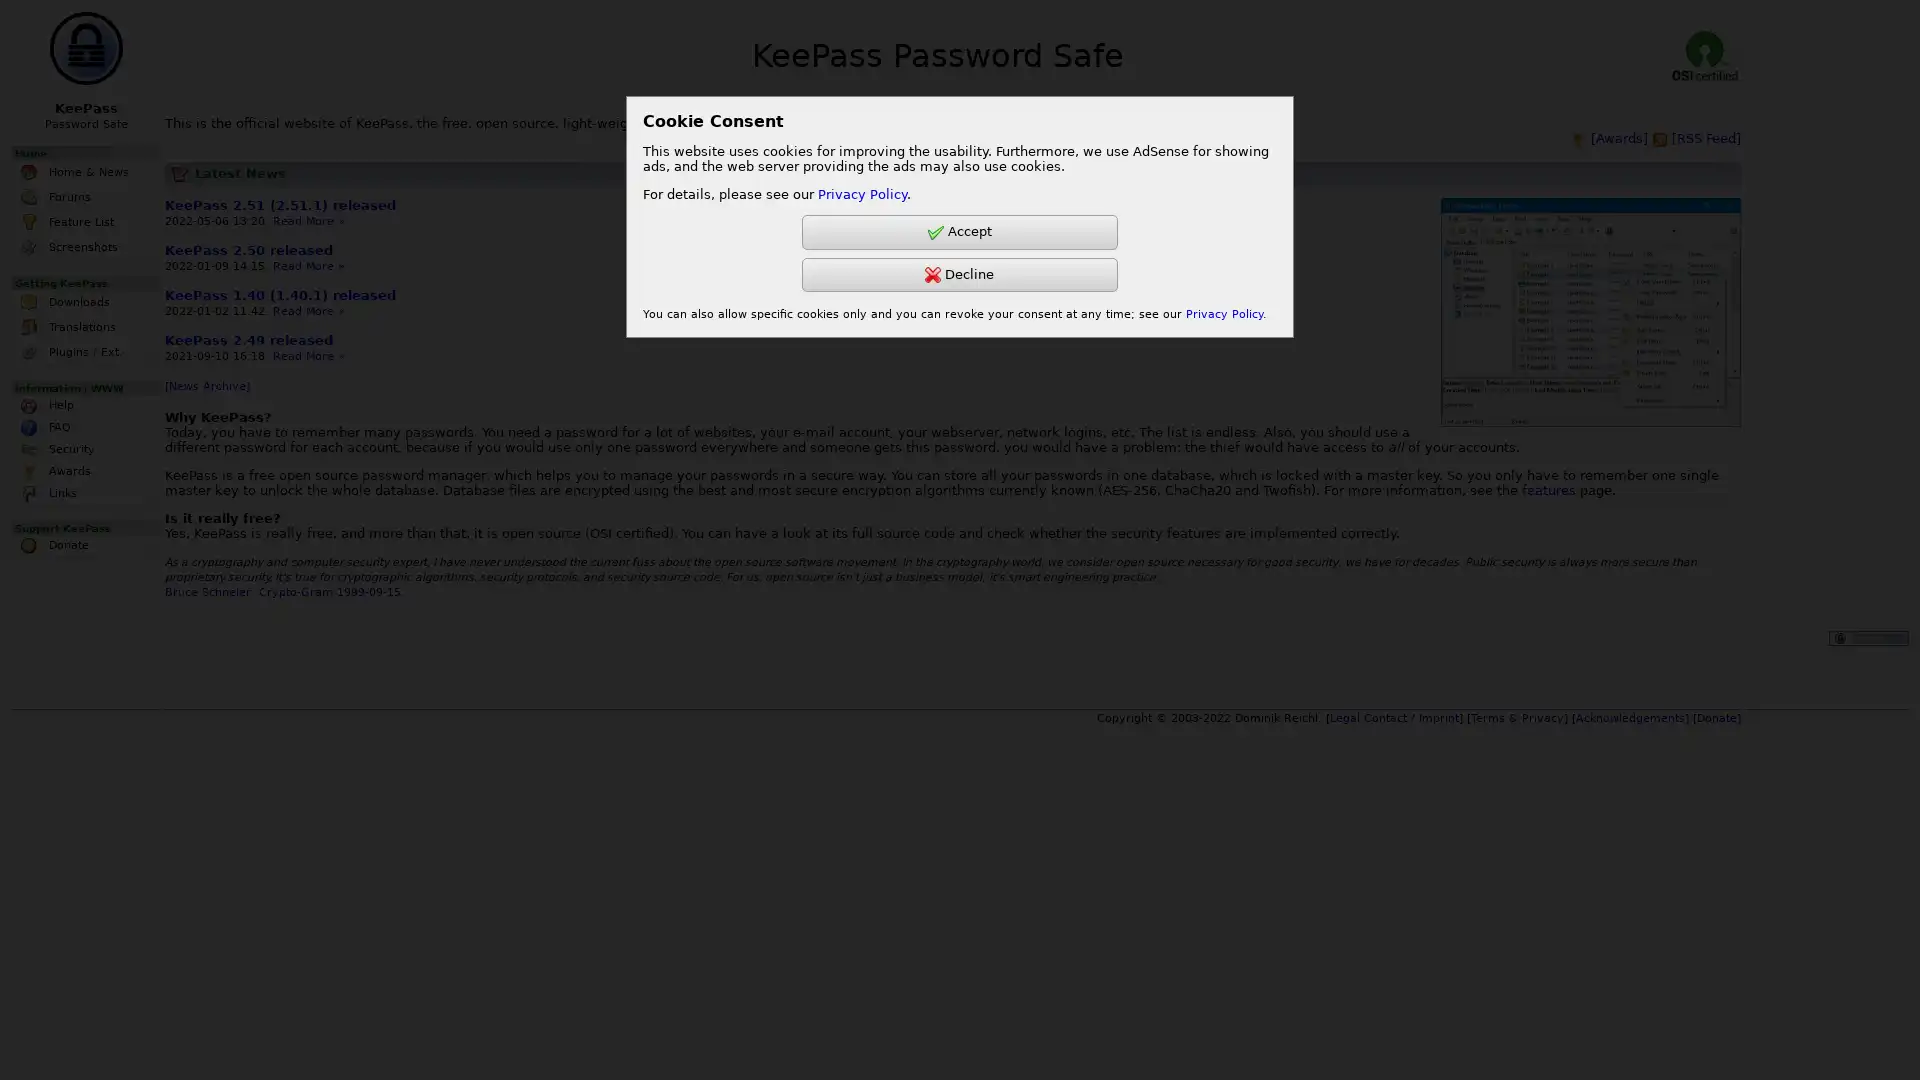  Describe the element at coordinates (958, 230) in the screenshot. I see `Accept` at that location.